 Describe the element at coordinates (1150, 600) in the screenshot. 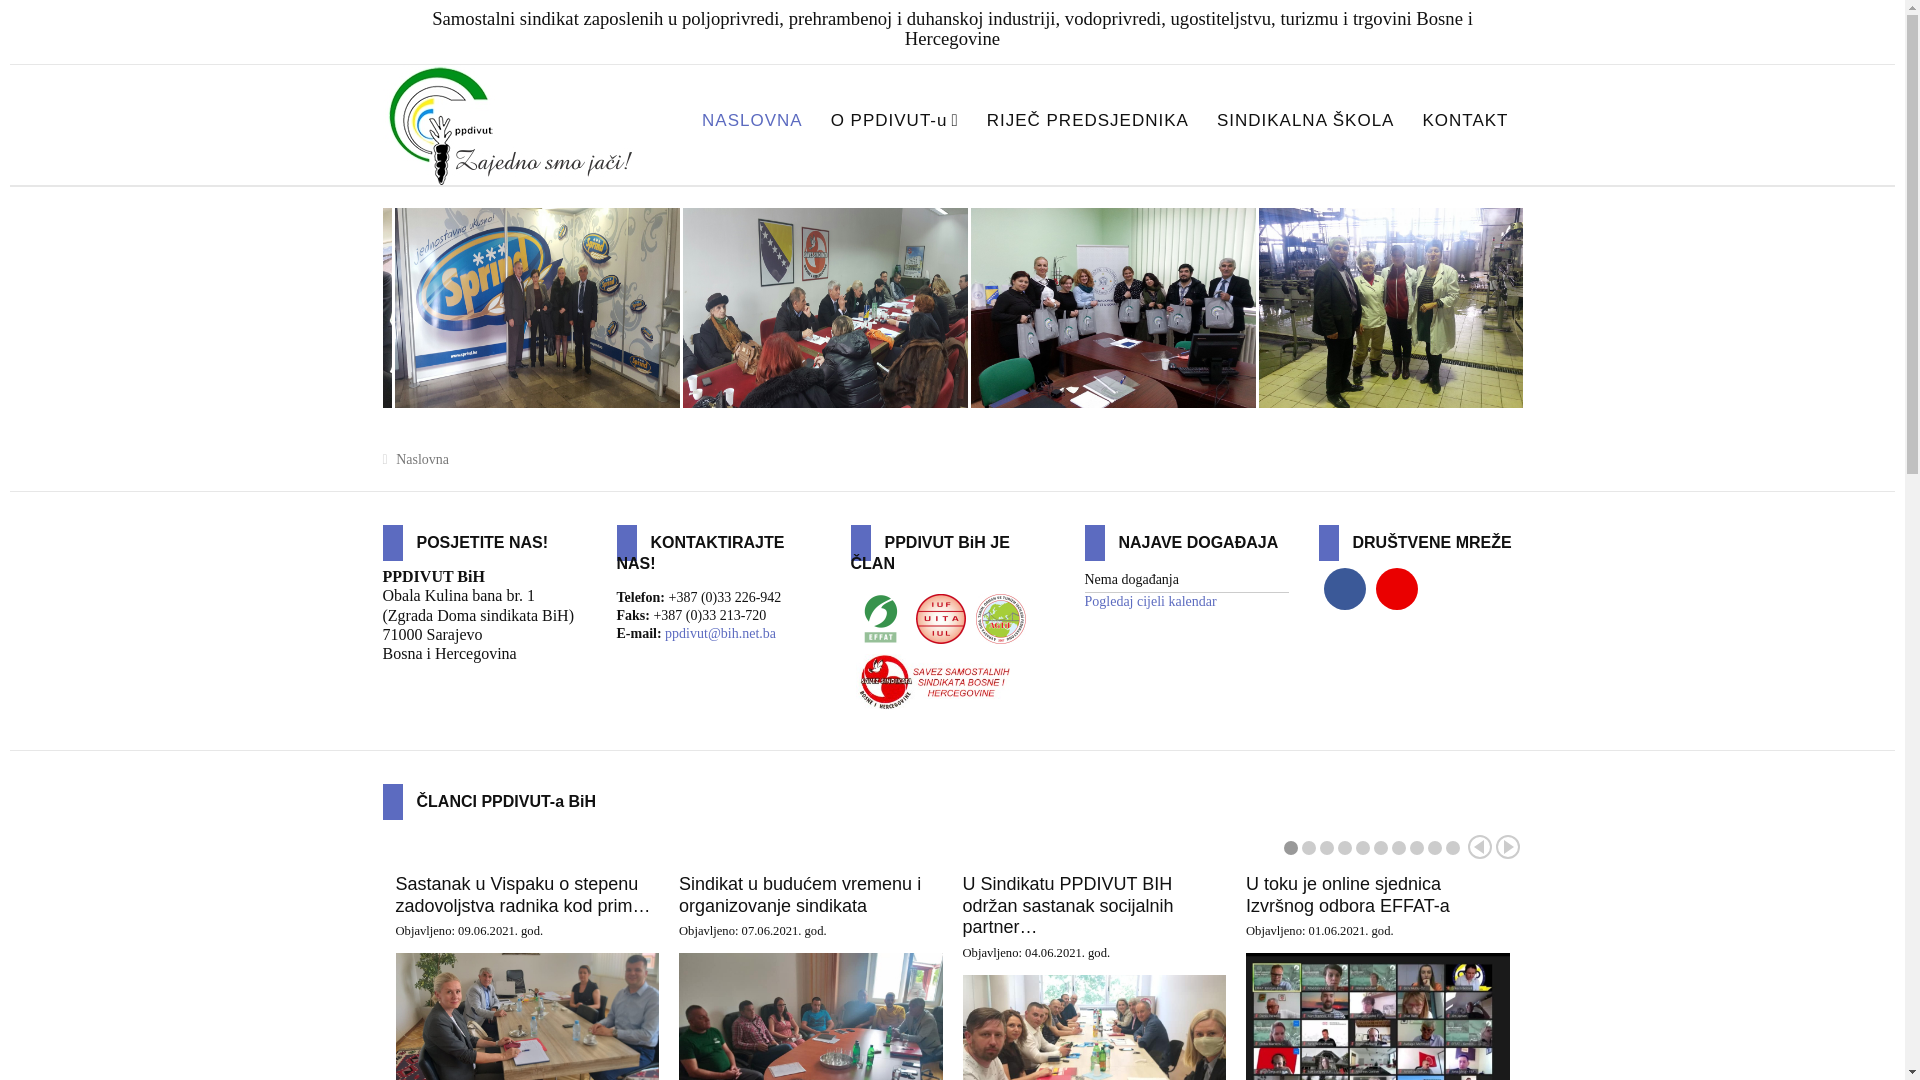

I see `'Pogledaj cijeli kalendar'` at that location.